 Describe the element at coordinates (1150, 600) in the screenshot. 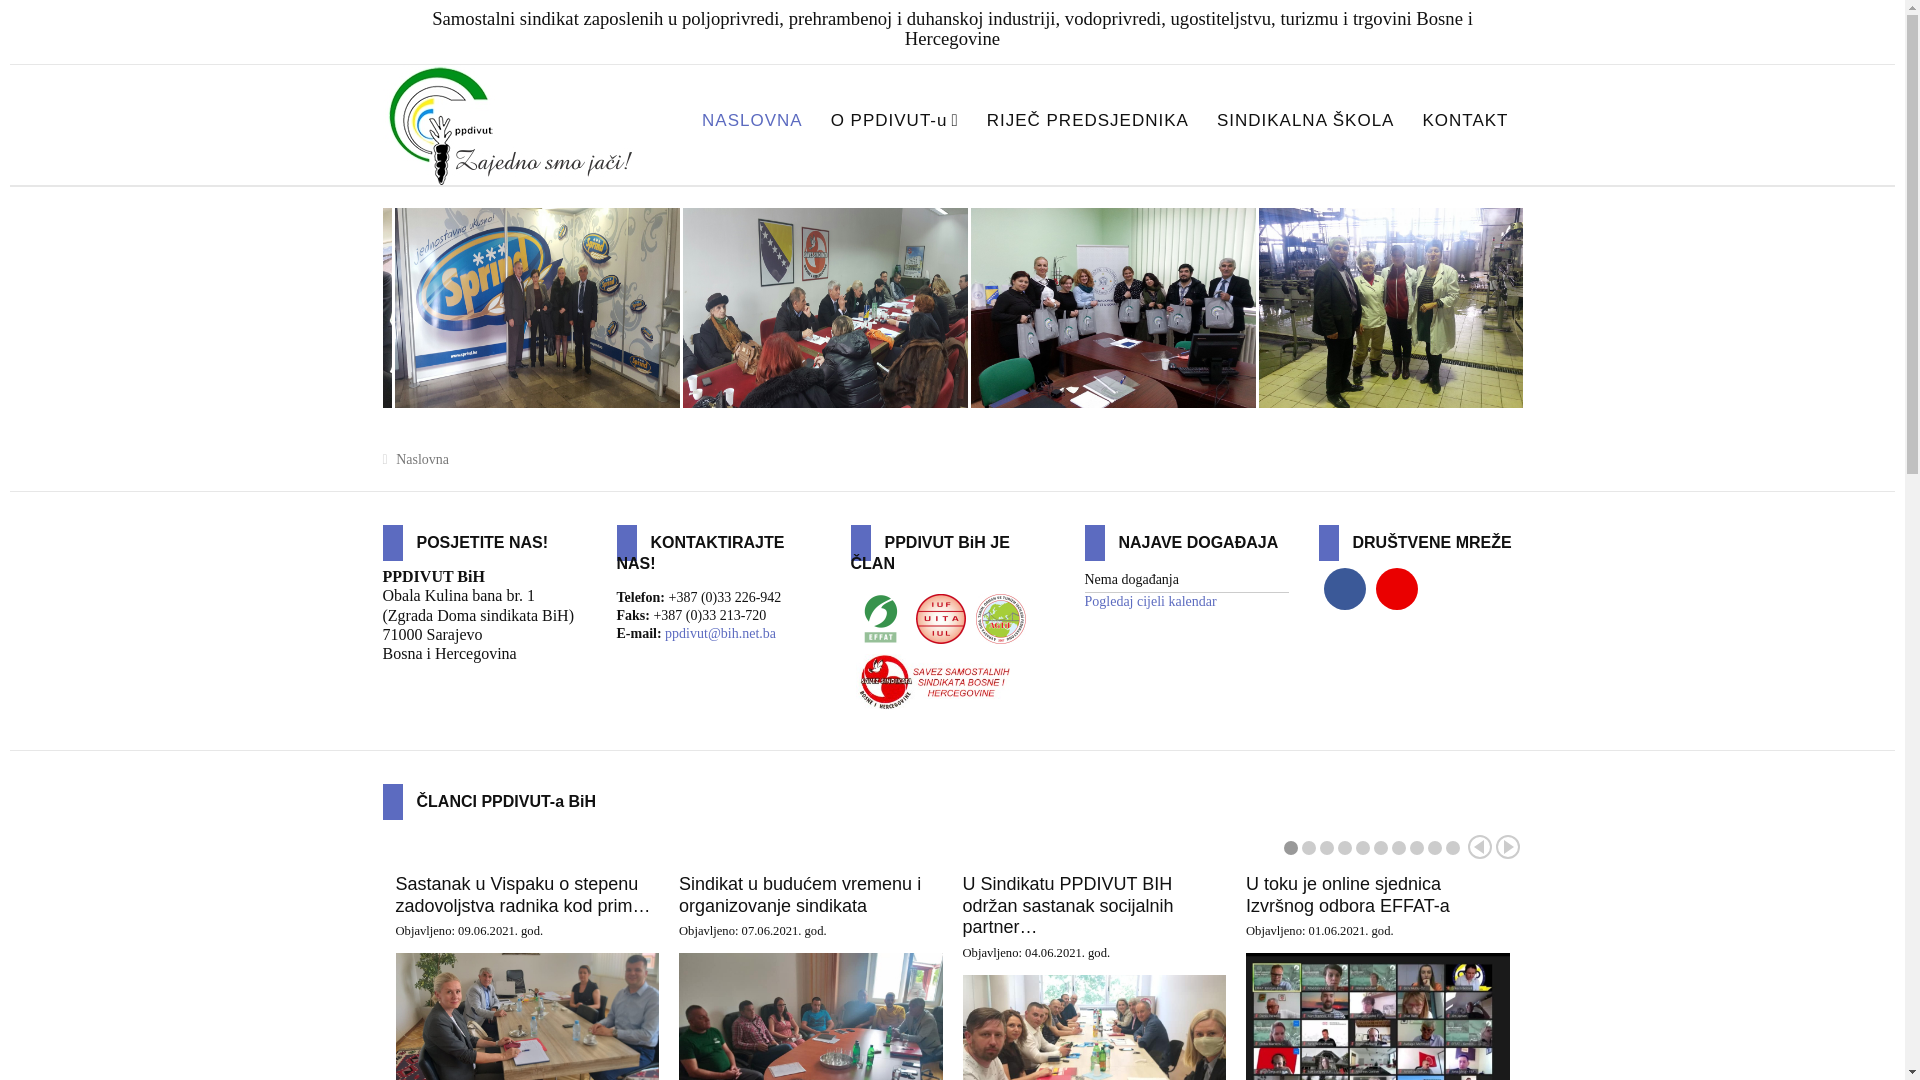

I see `'Pogledaj cijeli kalendar'` at that location.